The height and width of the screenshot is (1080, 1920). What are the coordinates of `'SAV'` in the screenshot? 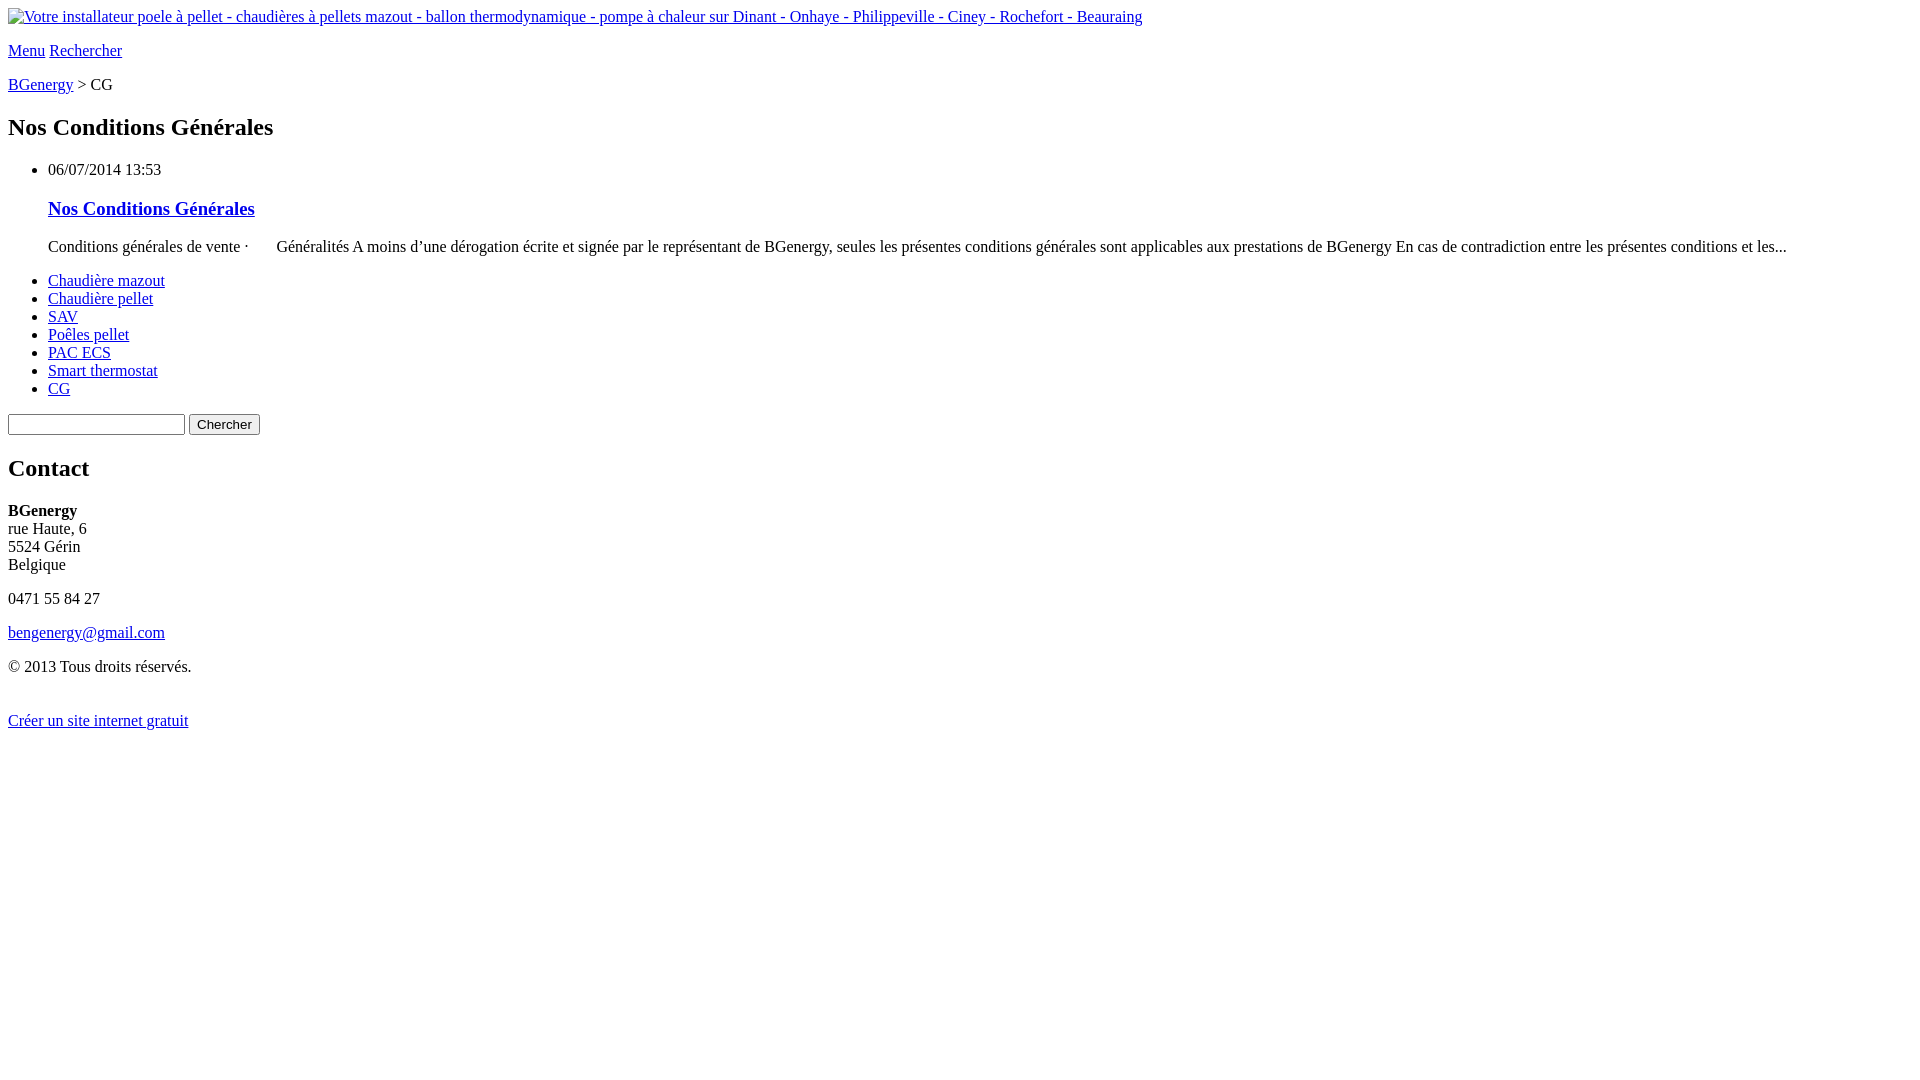 It's located at (62, 315).